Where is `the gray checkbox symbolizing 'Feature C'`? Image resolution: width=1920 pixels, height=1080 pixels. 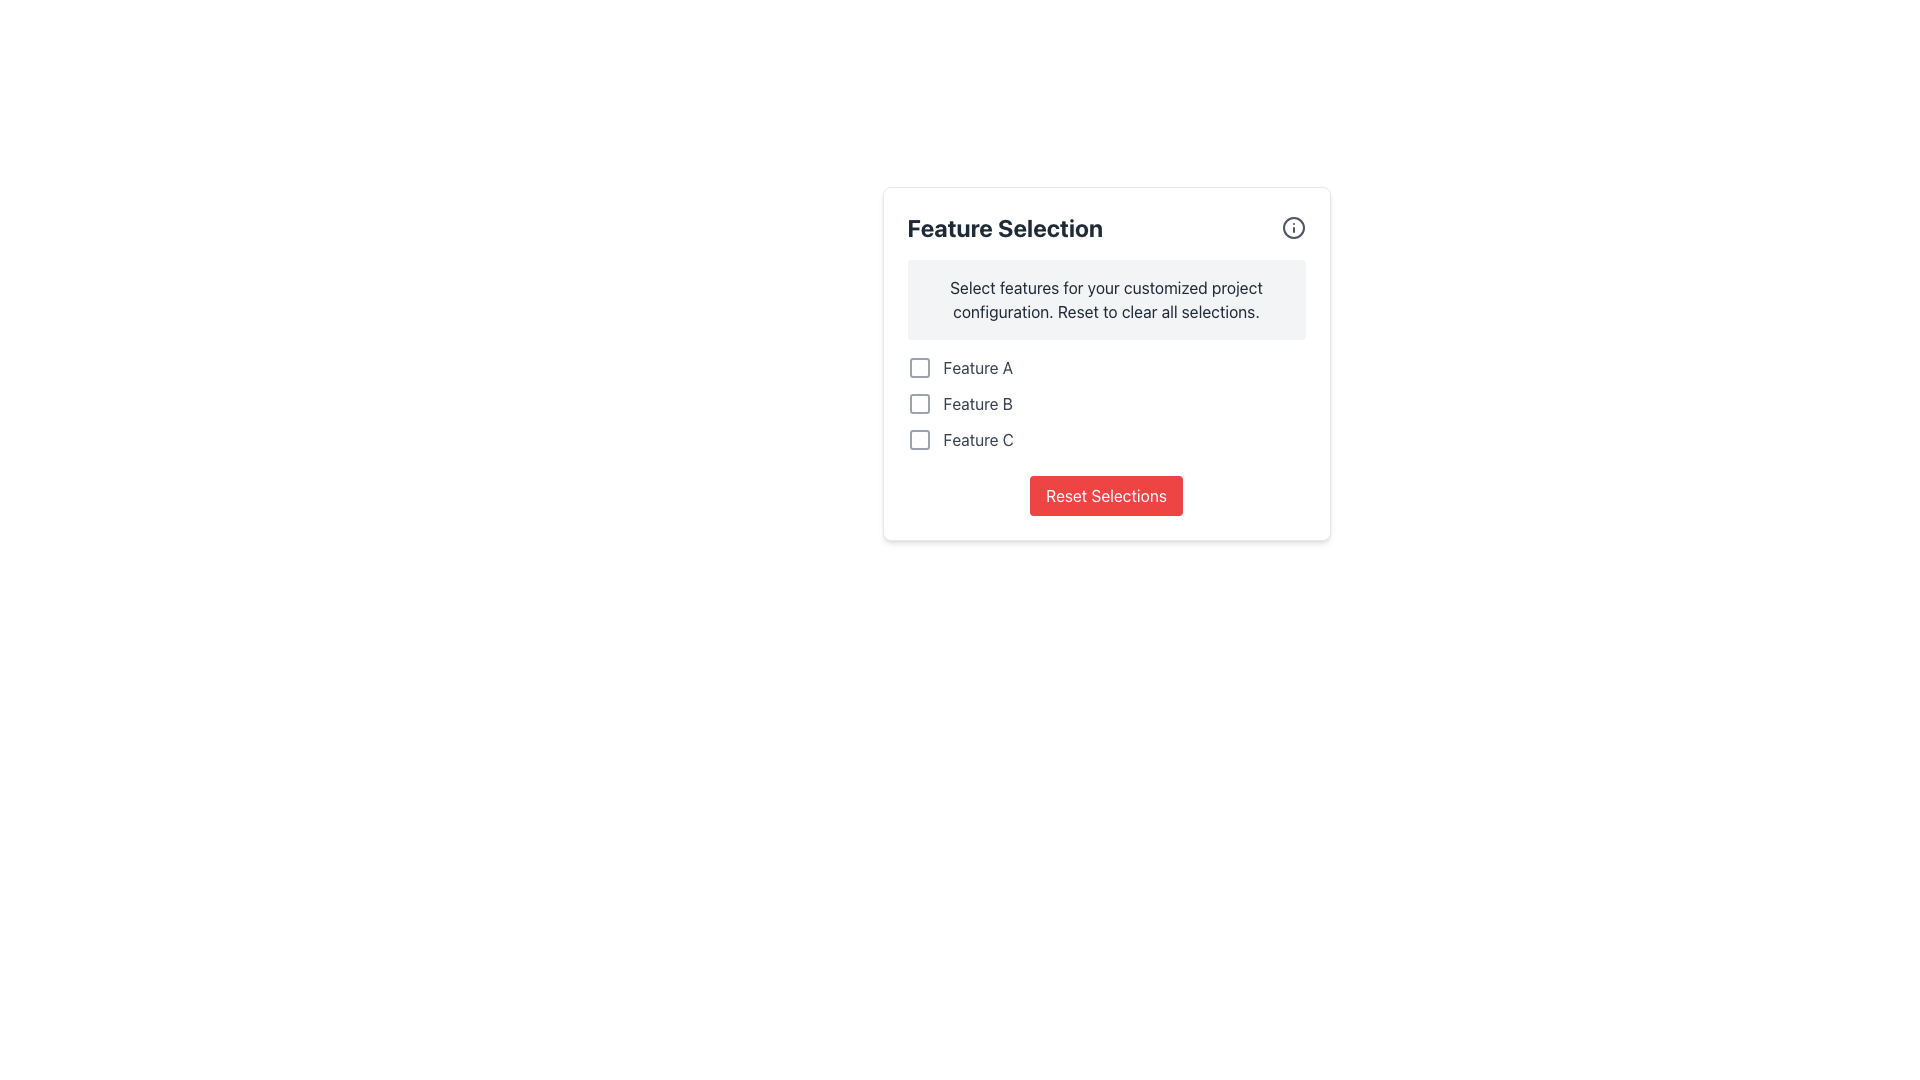 the gray checkbox symbolizing 'Feature C' is located at coordinates (918, 438).